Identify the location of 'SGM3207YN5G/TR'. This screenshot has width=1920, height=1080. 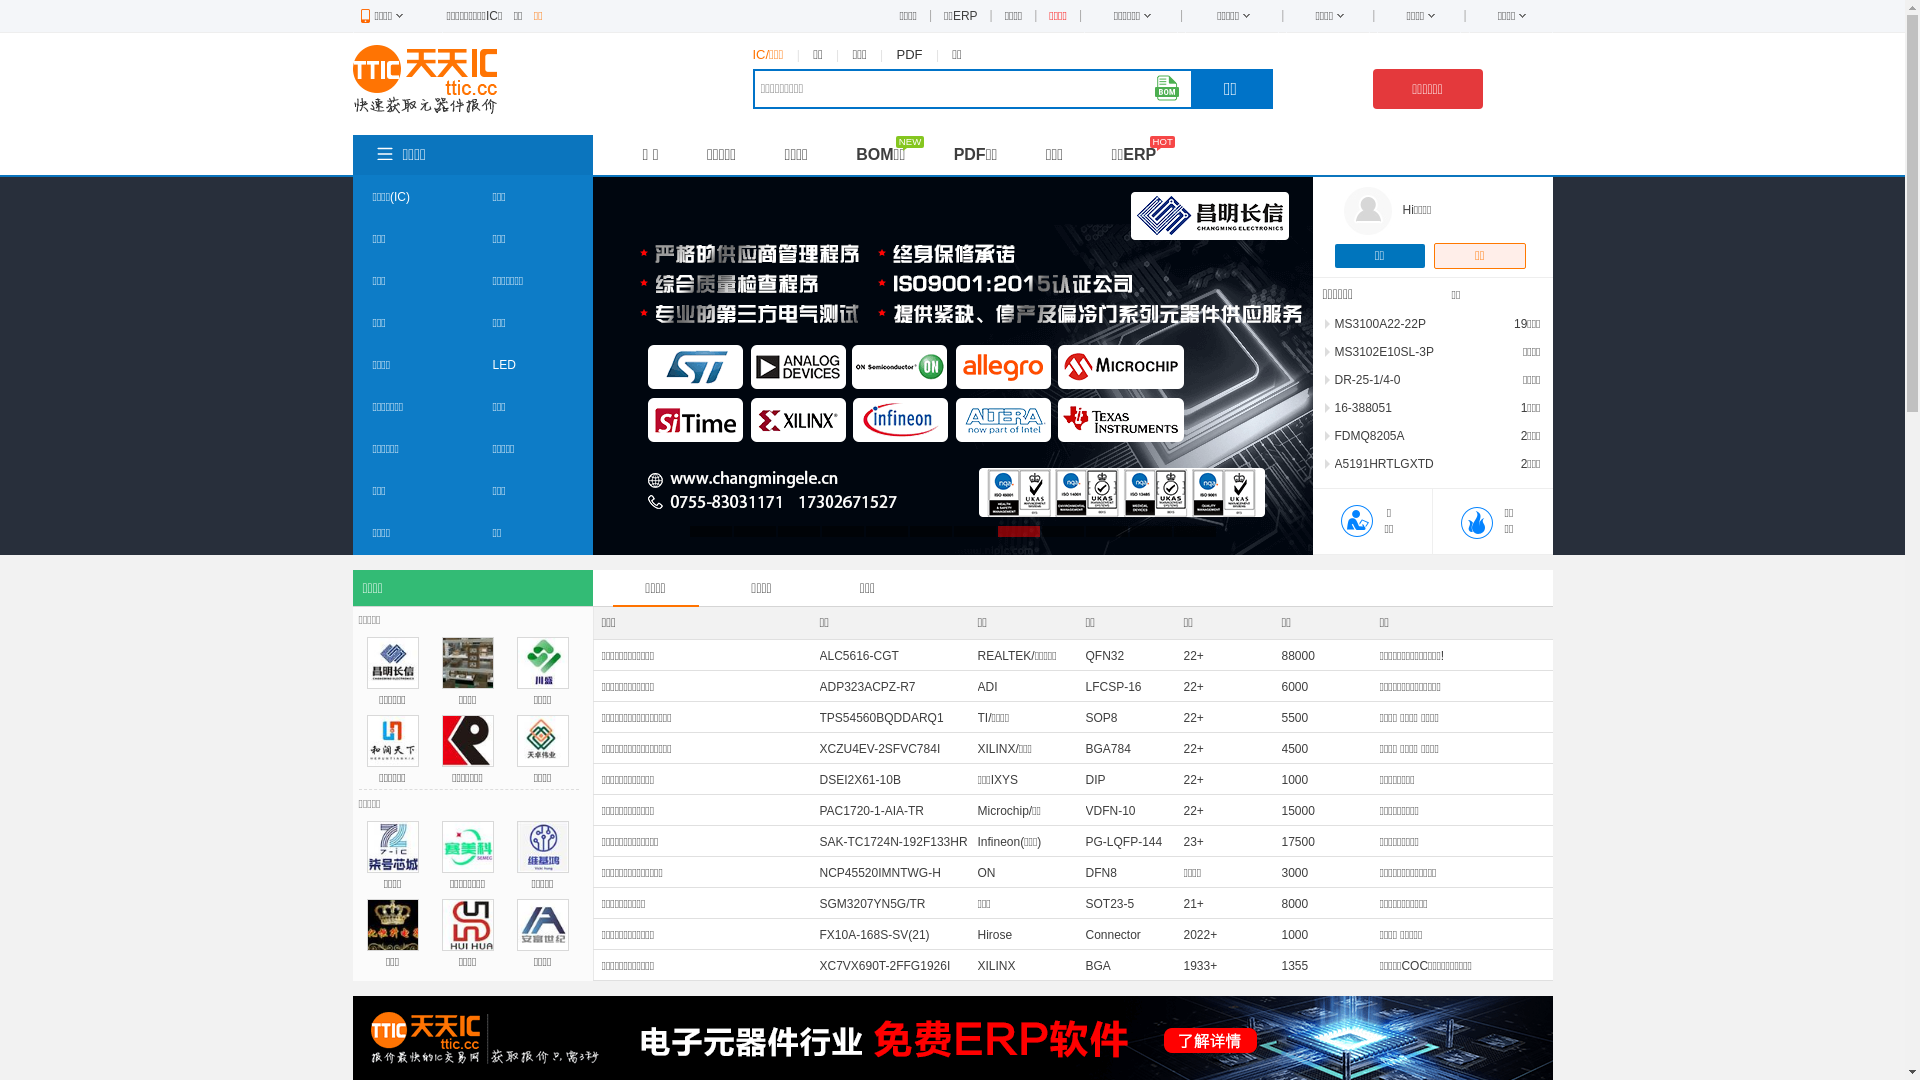
(820, 903).